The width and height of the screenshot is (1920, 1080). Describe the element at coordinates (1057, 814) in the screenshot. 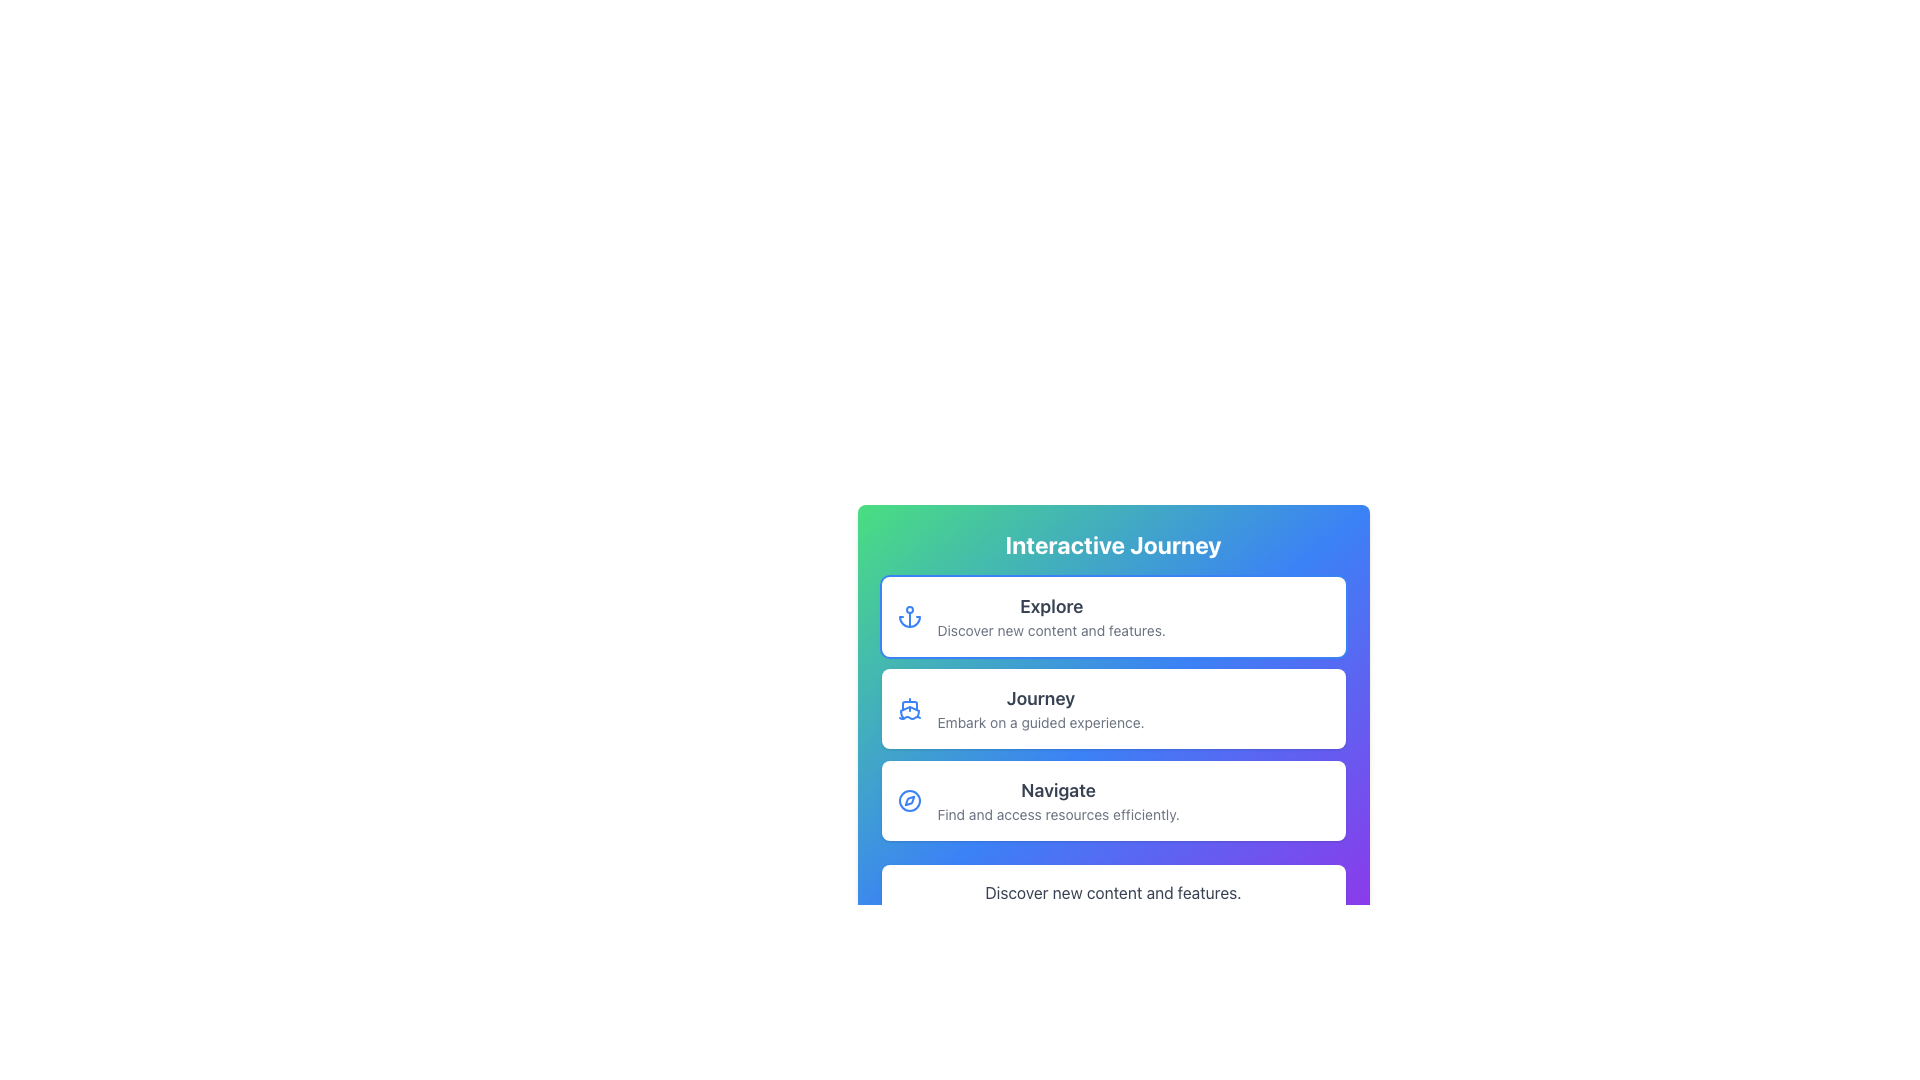

I see `the text label that reads 'Find and access resources efficiently.' located below the heading 'Navigate'` at that location.